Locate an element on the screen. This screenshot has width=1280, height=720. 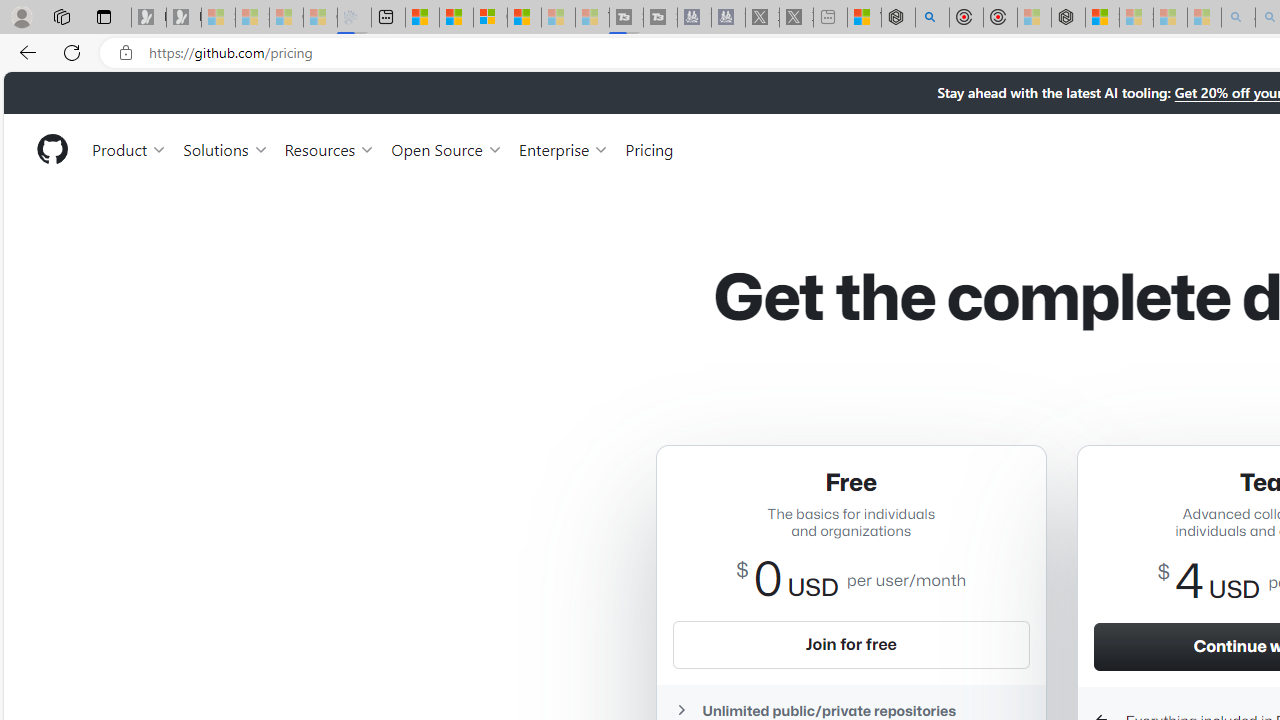
'Resources' is located at coordinates (330, 148).